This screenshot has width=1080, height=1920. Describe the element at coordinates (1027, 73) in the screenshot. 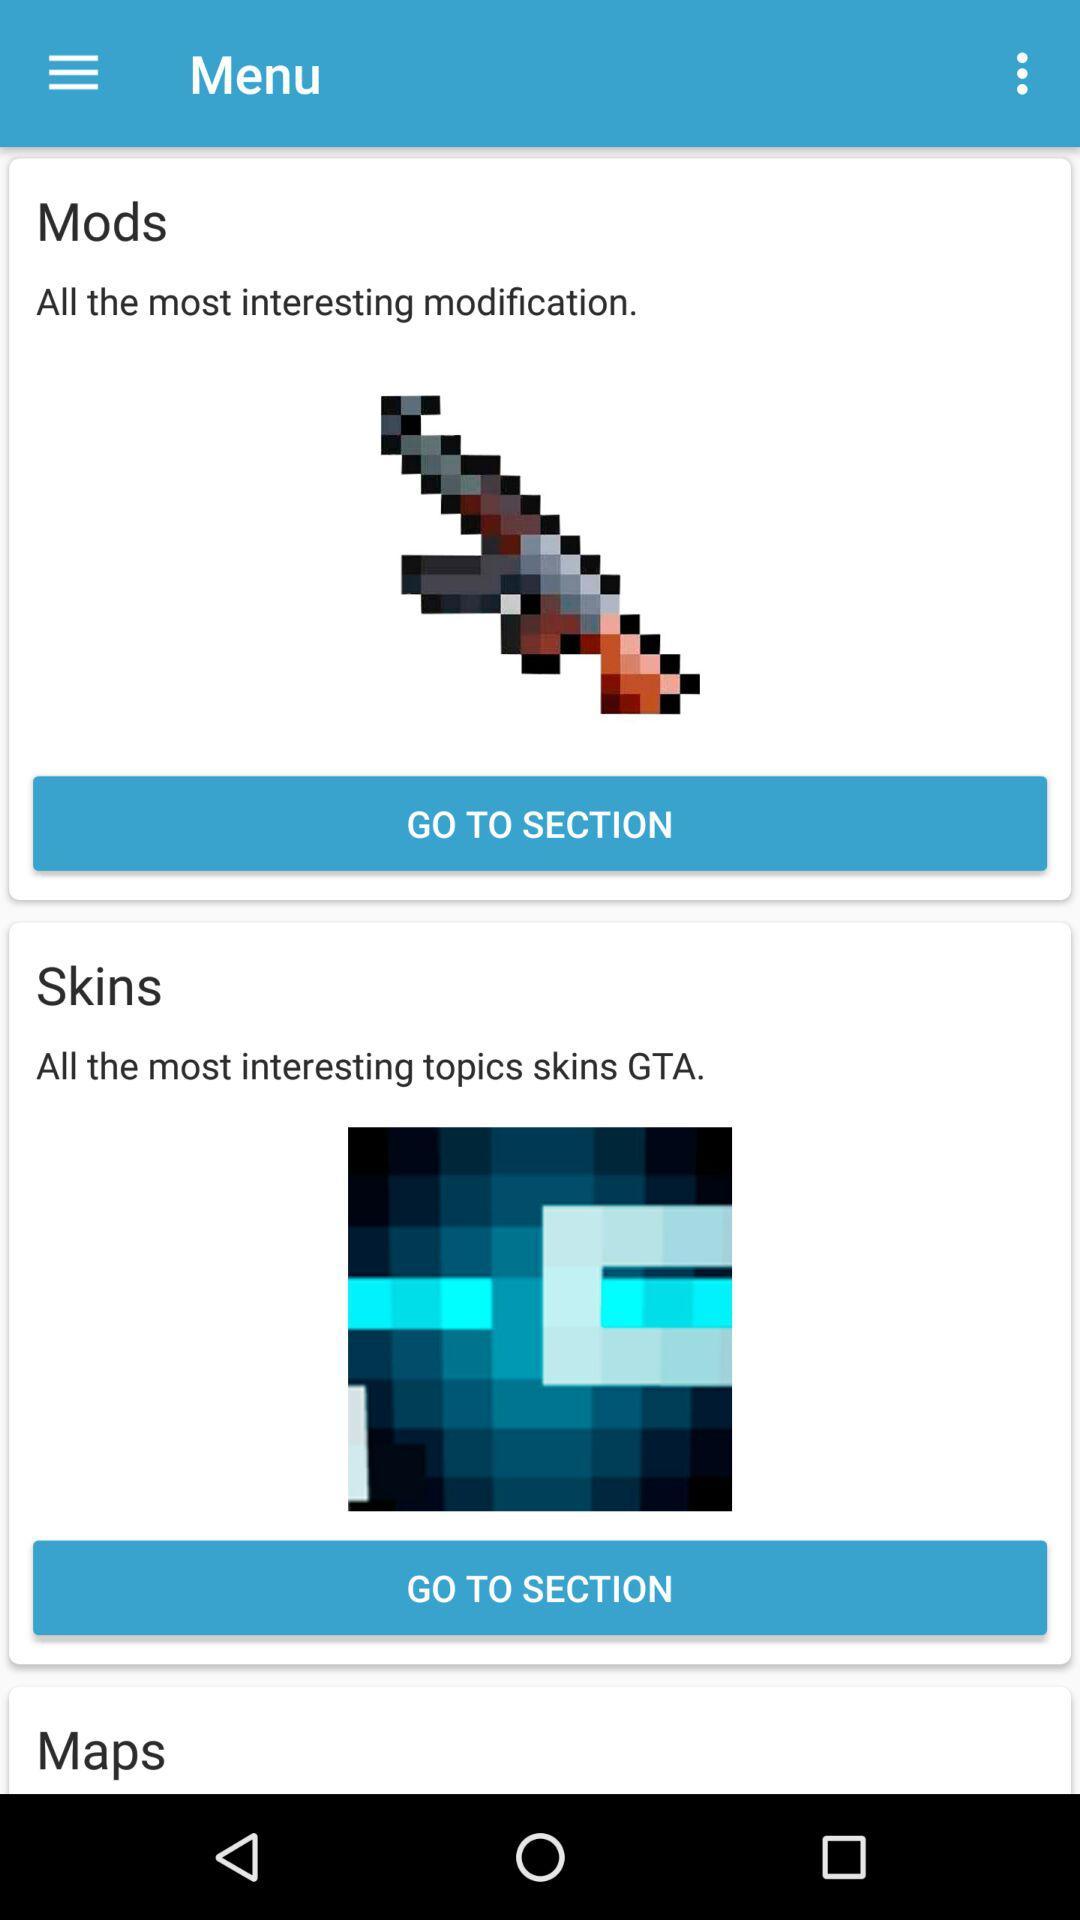

I see `item next to the menu` at that location.